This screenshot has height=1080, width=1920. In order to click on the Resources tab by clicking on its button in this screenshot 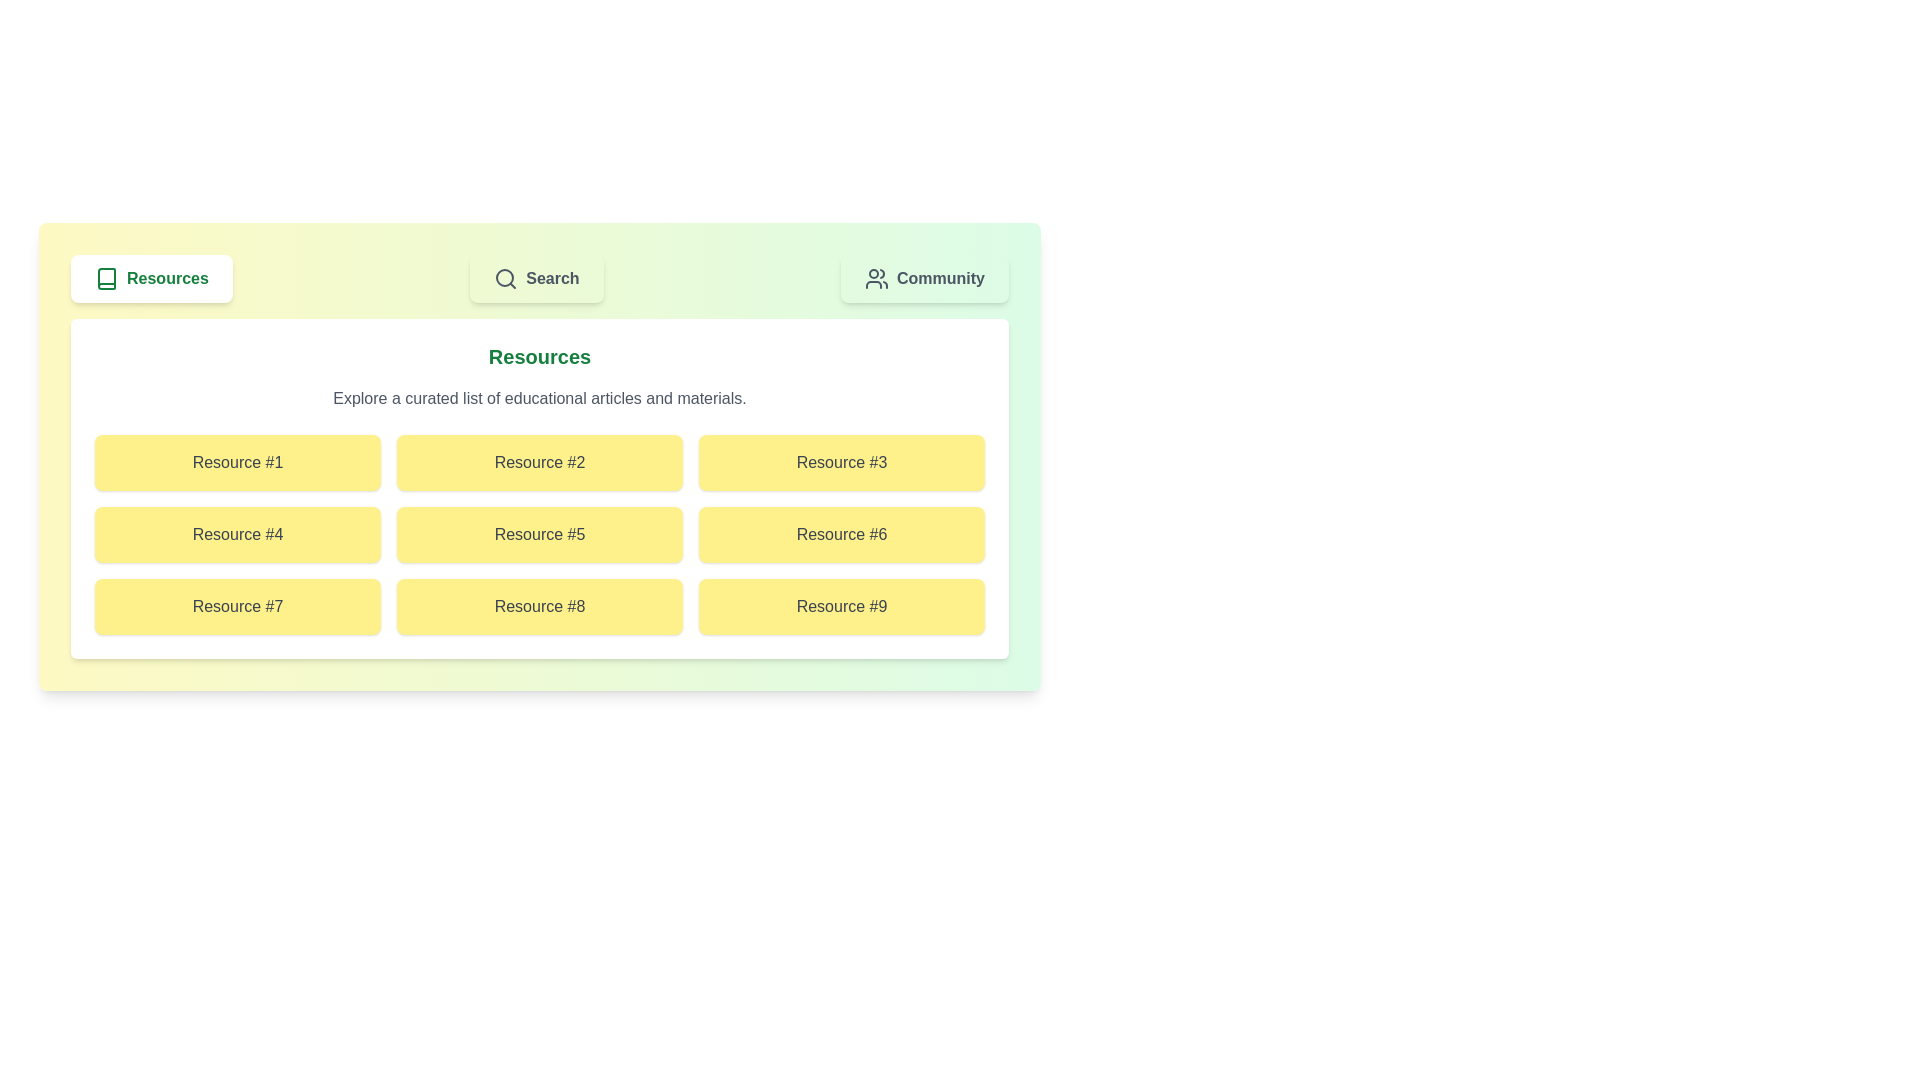, I will do `click(149, 278)`.